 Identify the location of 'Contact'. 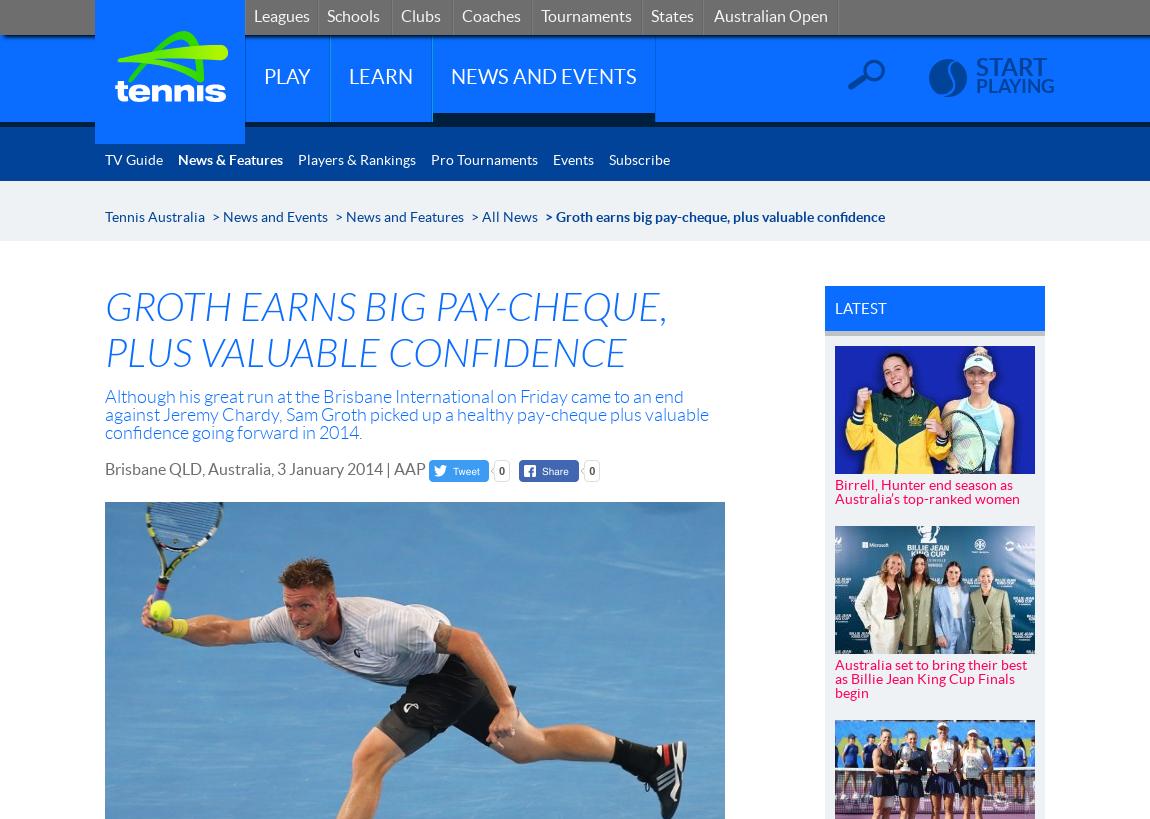
(876, 13).